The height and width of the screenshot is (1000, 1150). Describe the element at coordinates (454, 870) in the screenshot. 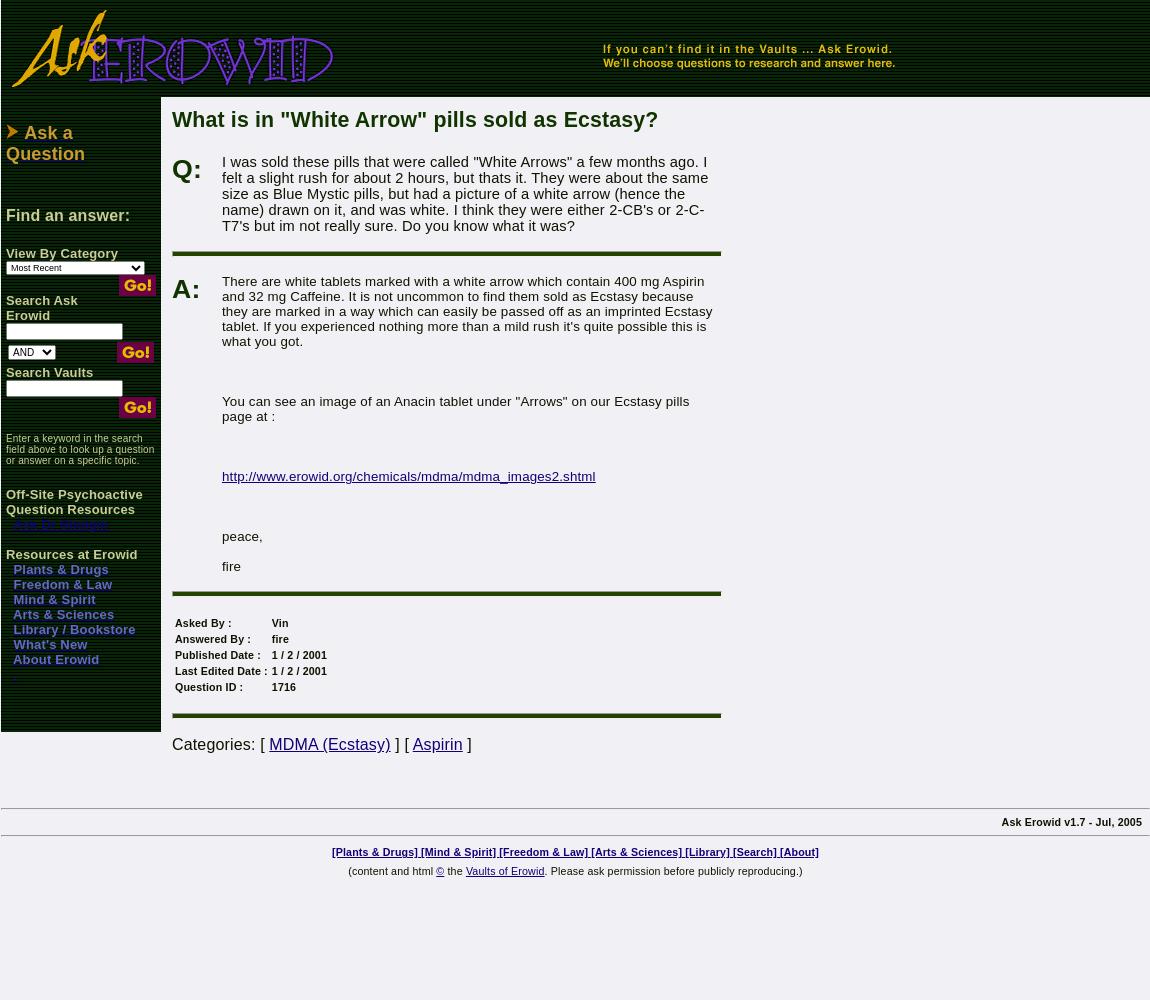

I see `'the'` at that location.